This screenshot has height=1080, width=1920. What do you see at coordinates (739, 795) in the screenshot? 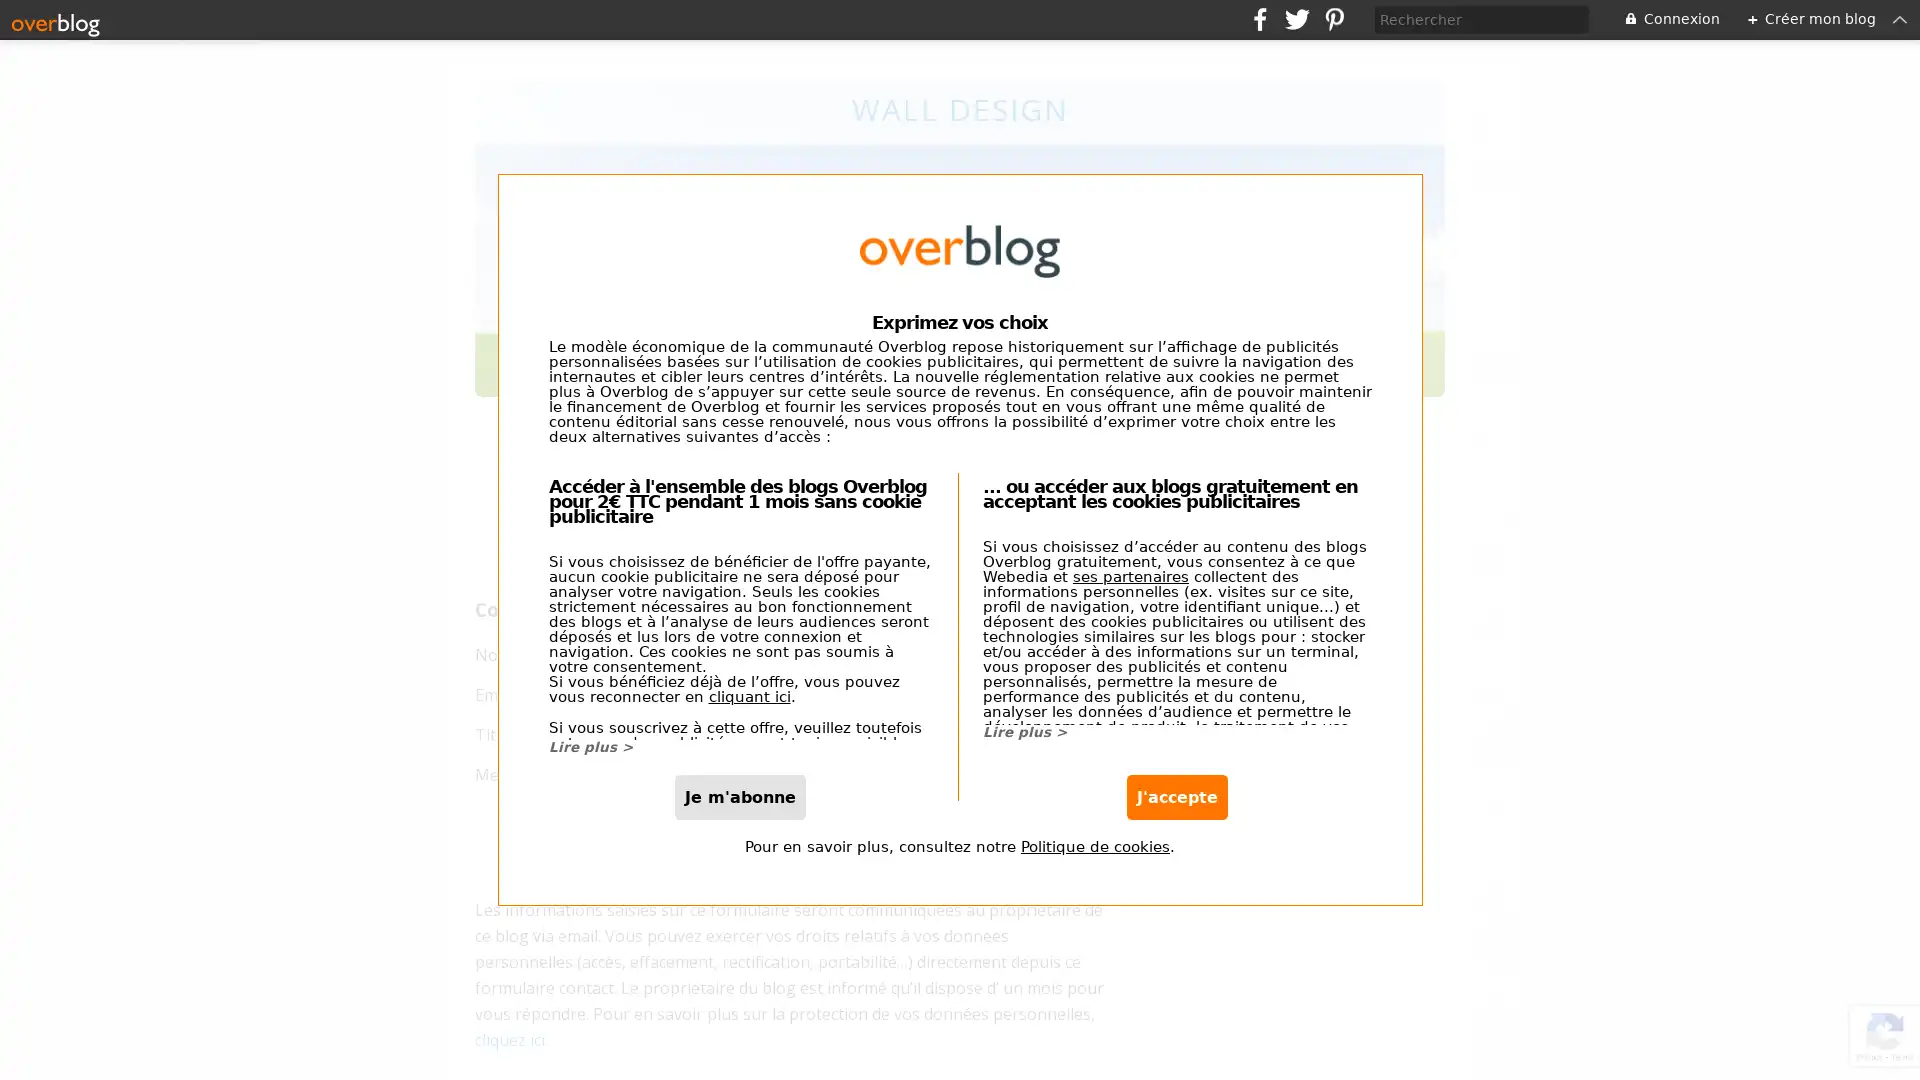
I see `Je m'abonne` at bounding box center [739, 795].